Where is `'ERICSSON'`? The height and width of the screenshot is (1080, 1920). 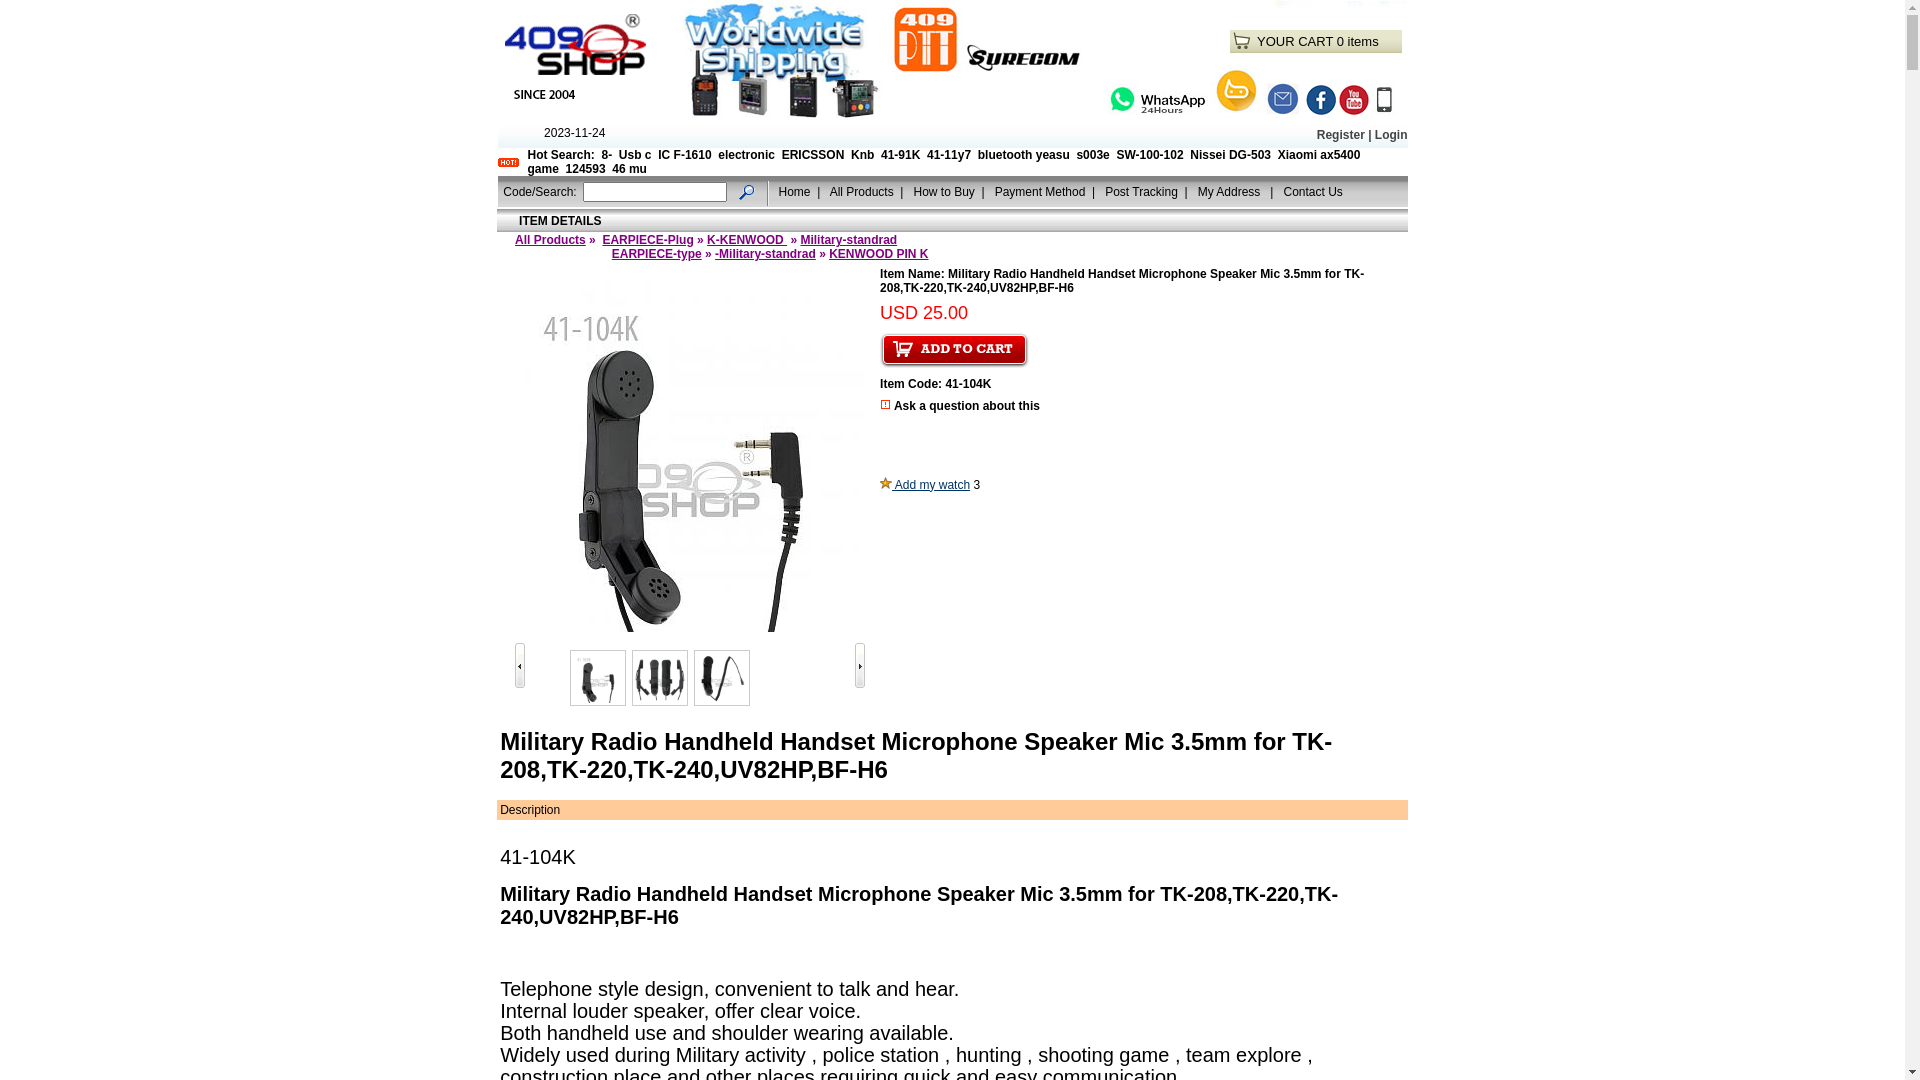
'ERICSSON' is located at coordinates (781, 153).